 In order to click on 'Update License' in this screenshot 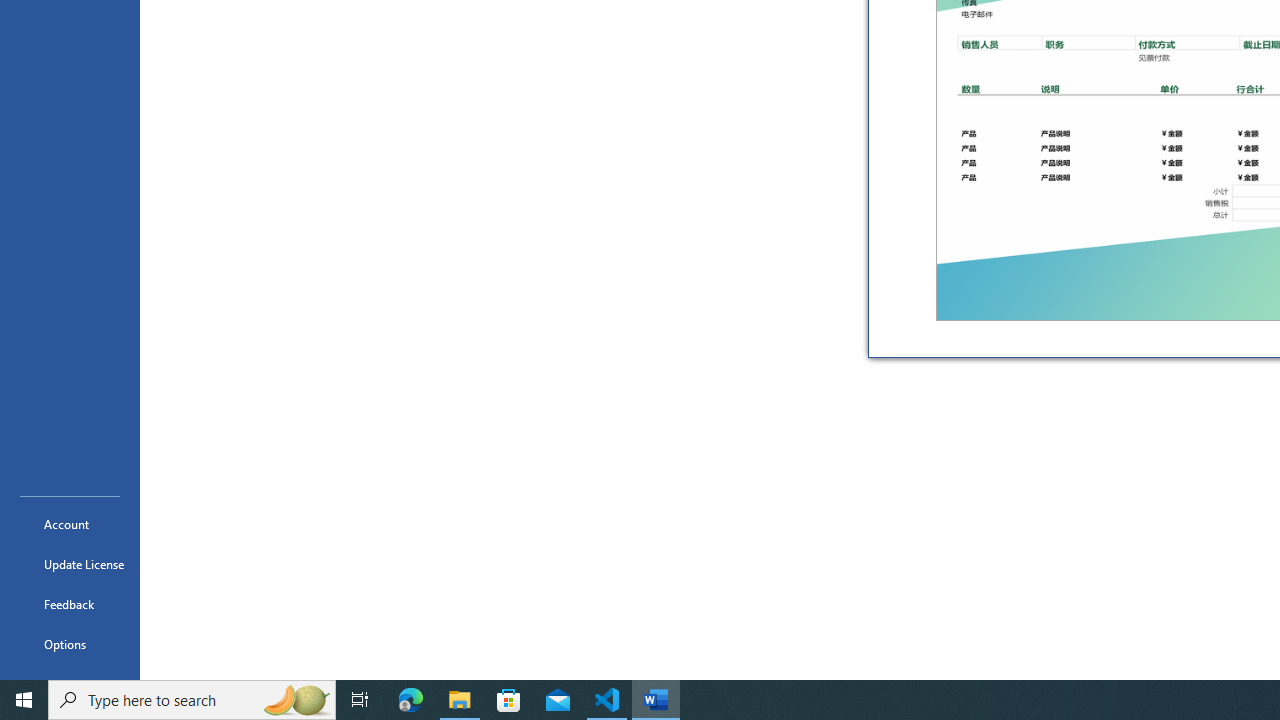, I will do `click(69, 564)`.